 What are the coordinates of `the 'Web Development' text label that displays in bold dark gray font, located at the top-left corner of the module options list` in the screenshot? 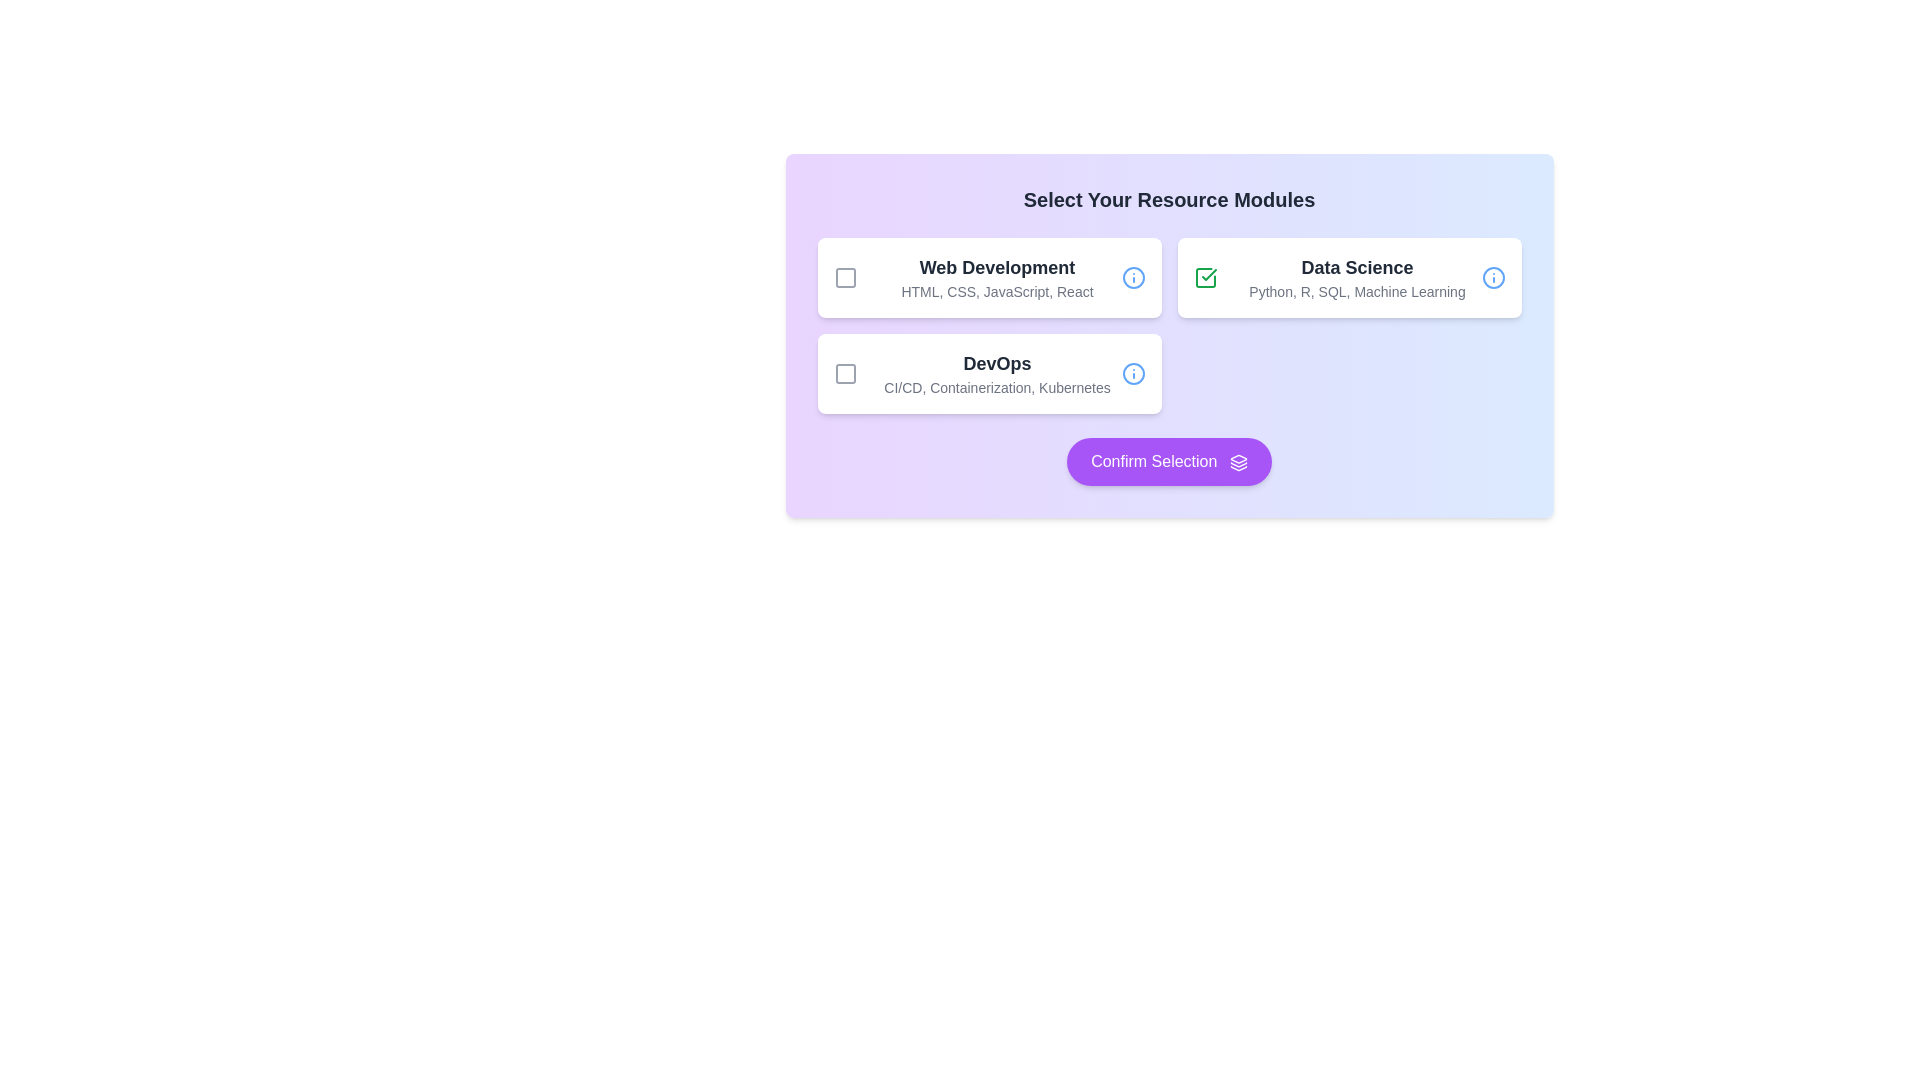 It's located at (997, 266).